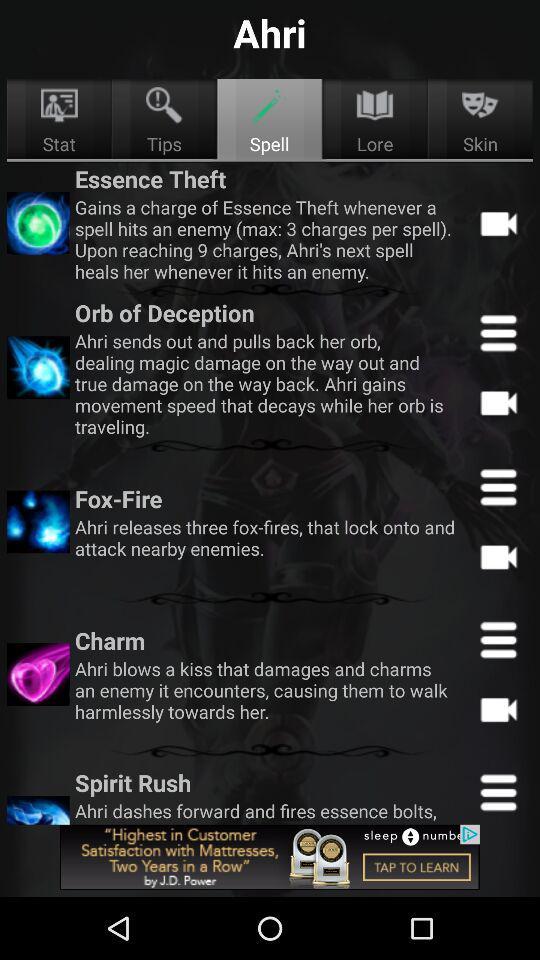 Image resolution: width=540 pixels, height=960 pixels. What do you see at coordinates (497, 709) in the screenshot?
I see `video` at bounding box center [497, 709].